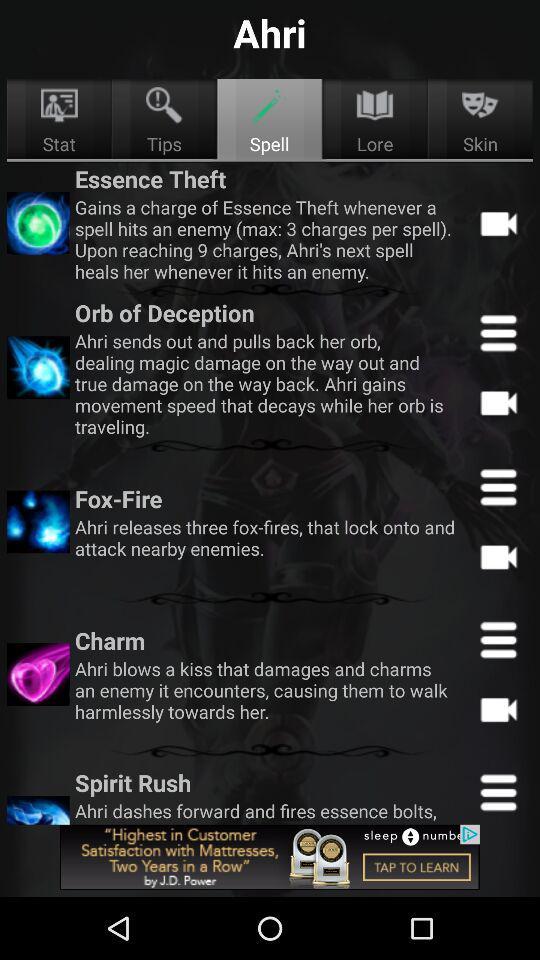 Image resolution: width=540 pixels, height=960 pixels. What do you see at coordinates (497, 709) in the screenshot?
I see `video` at bounding box center [497, 709].